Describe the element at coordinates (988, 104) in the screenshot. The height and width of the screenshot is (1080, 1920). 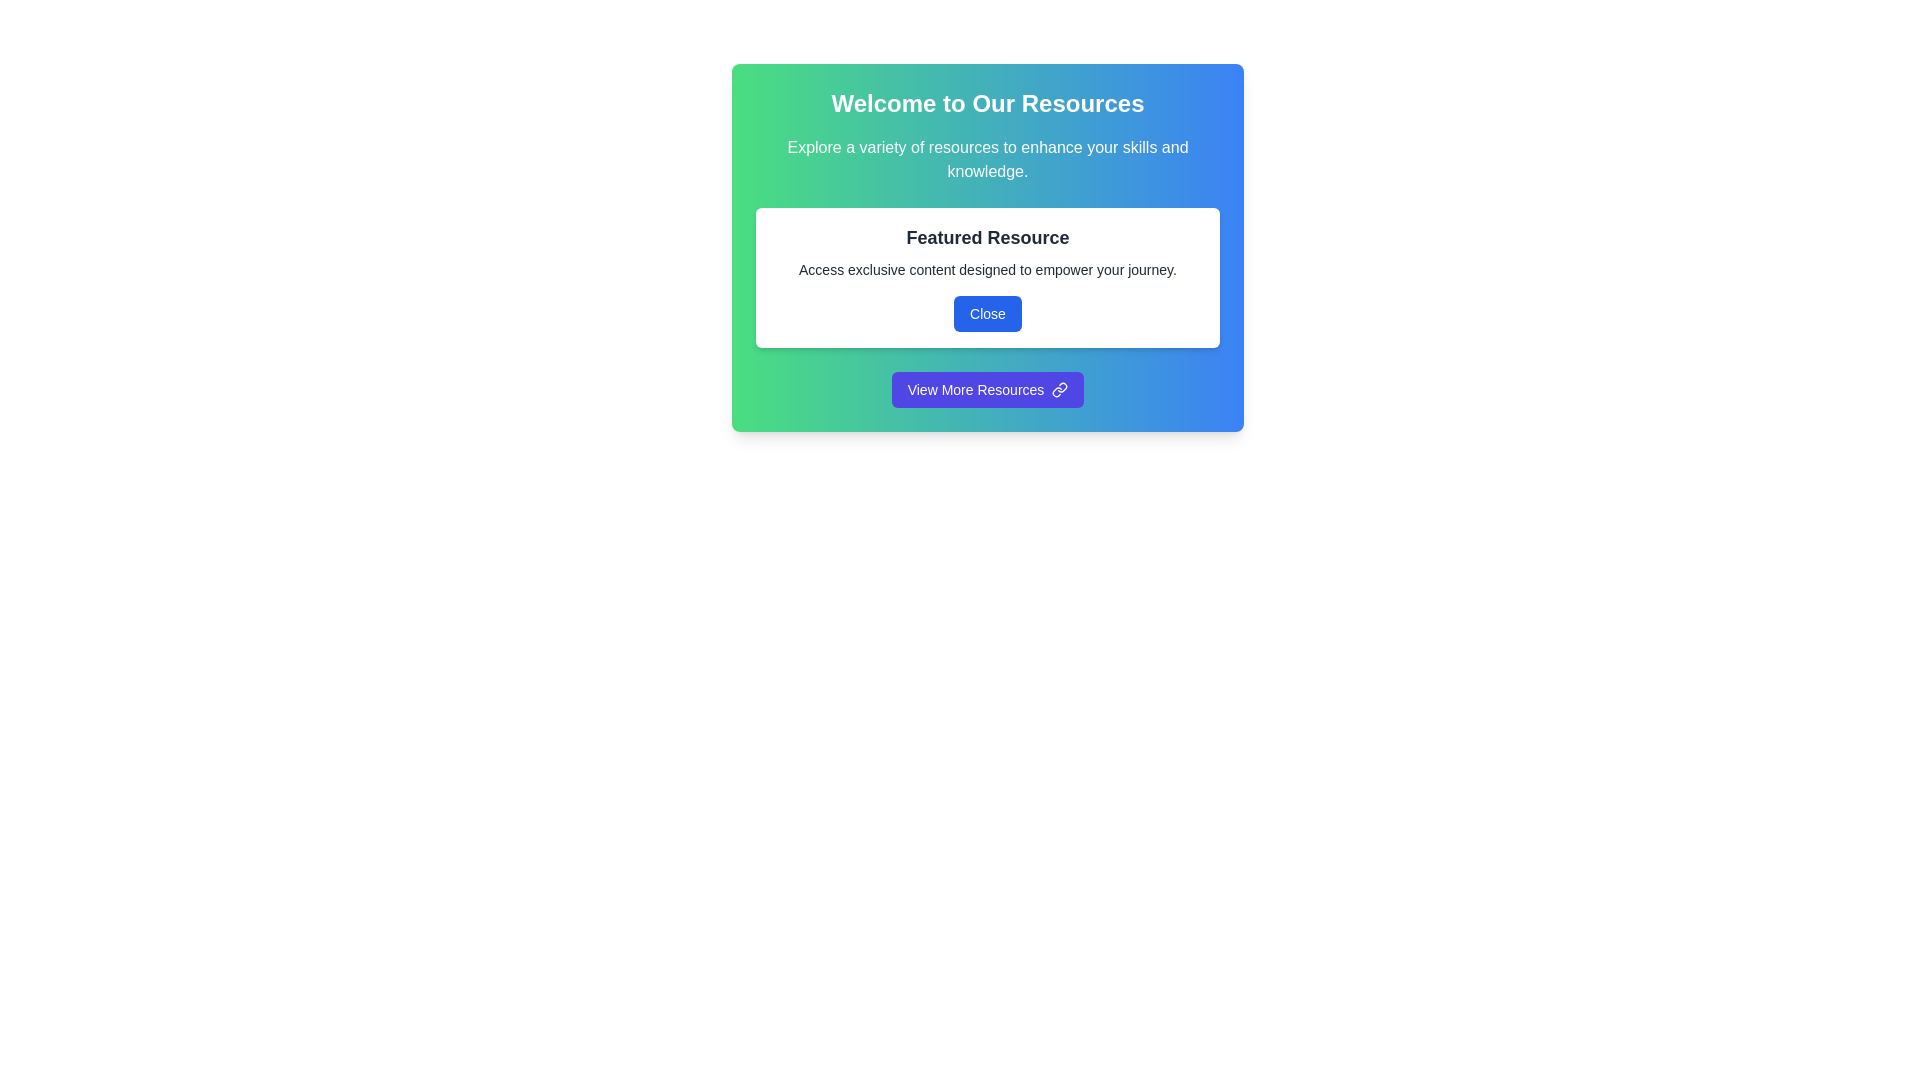
I see `text of the title labeled 'Welcome to Our Resources' displayed at the top of the gradient card` at that location.